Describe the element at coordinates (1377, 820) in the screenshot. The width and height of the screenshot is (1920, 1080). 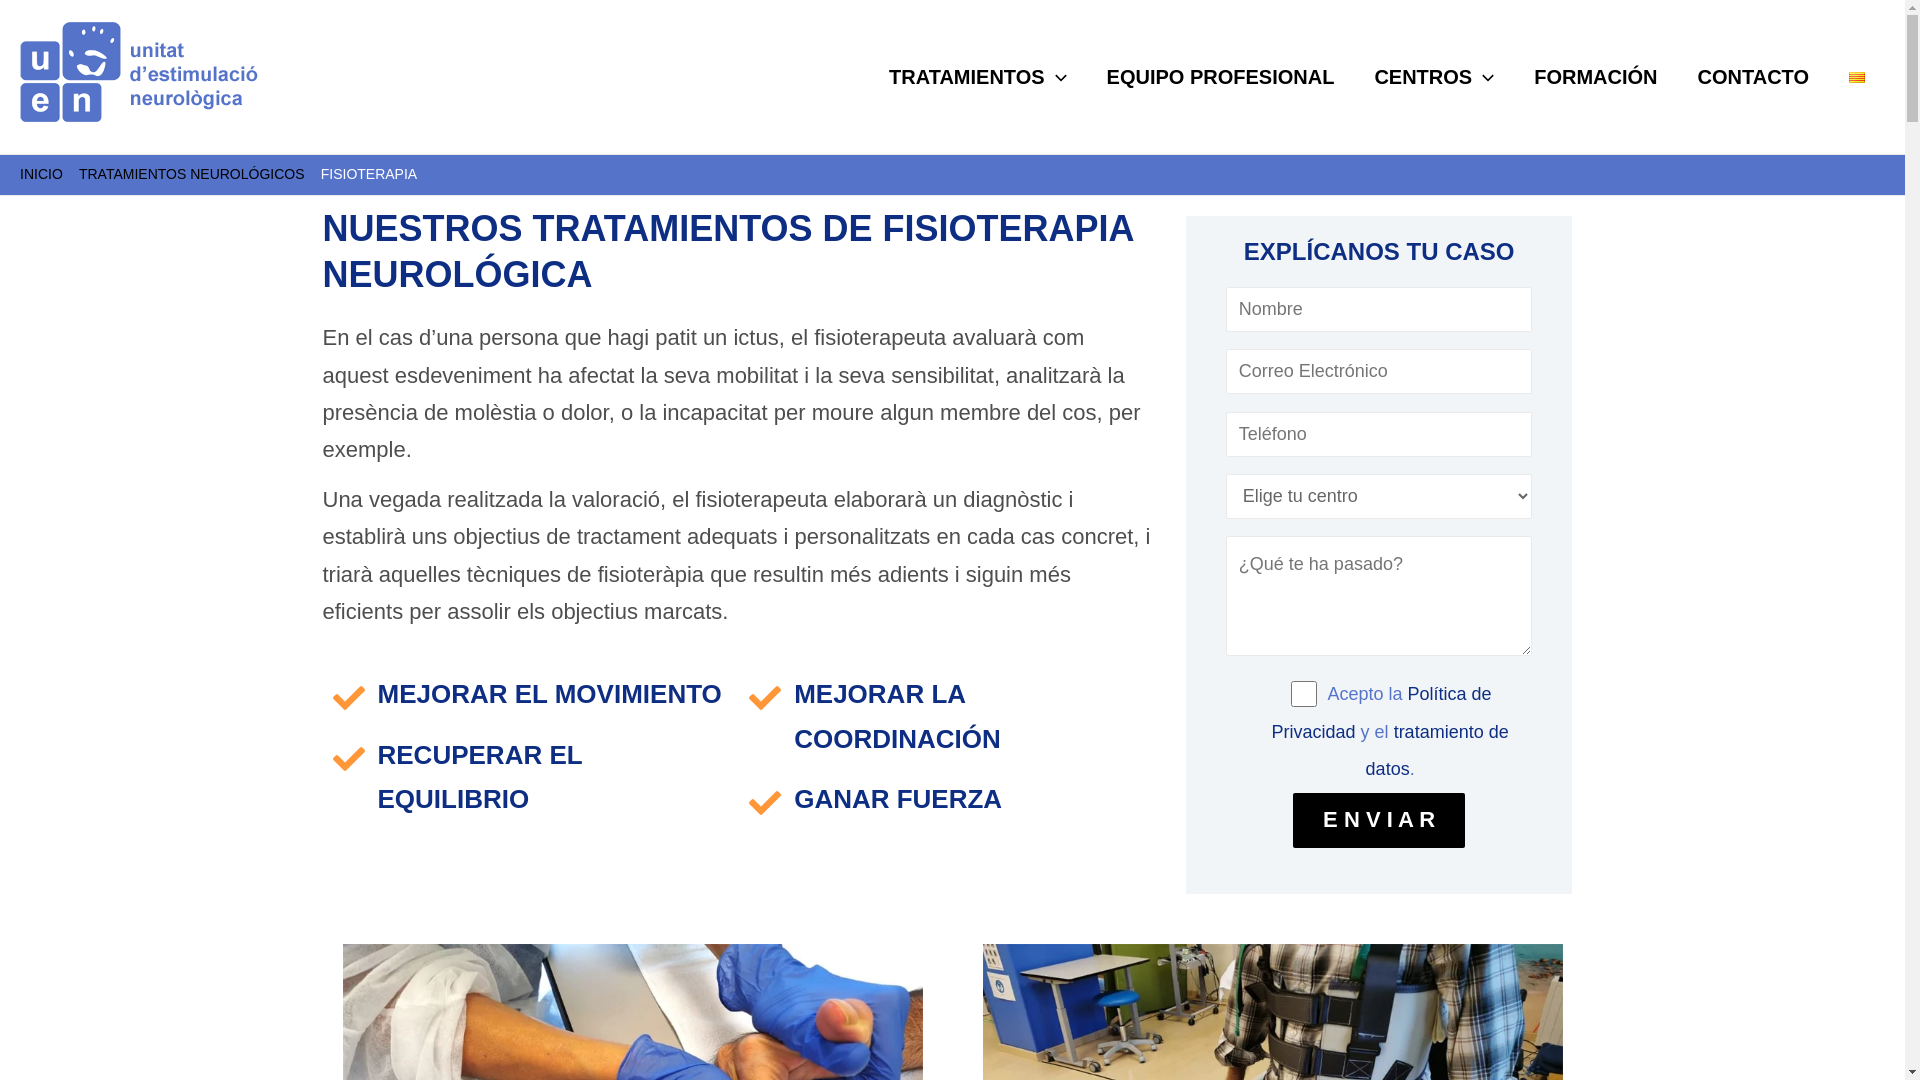
I see `'E N V I A R'` at that location.